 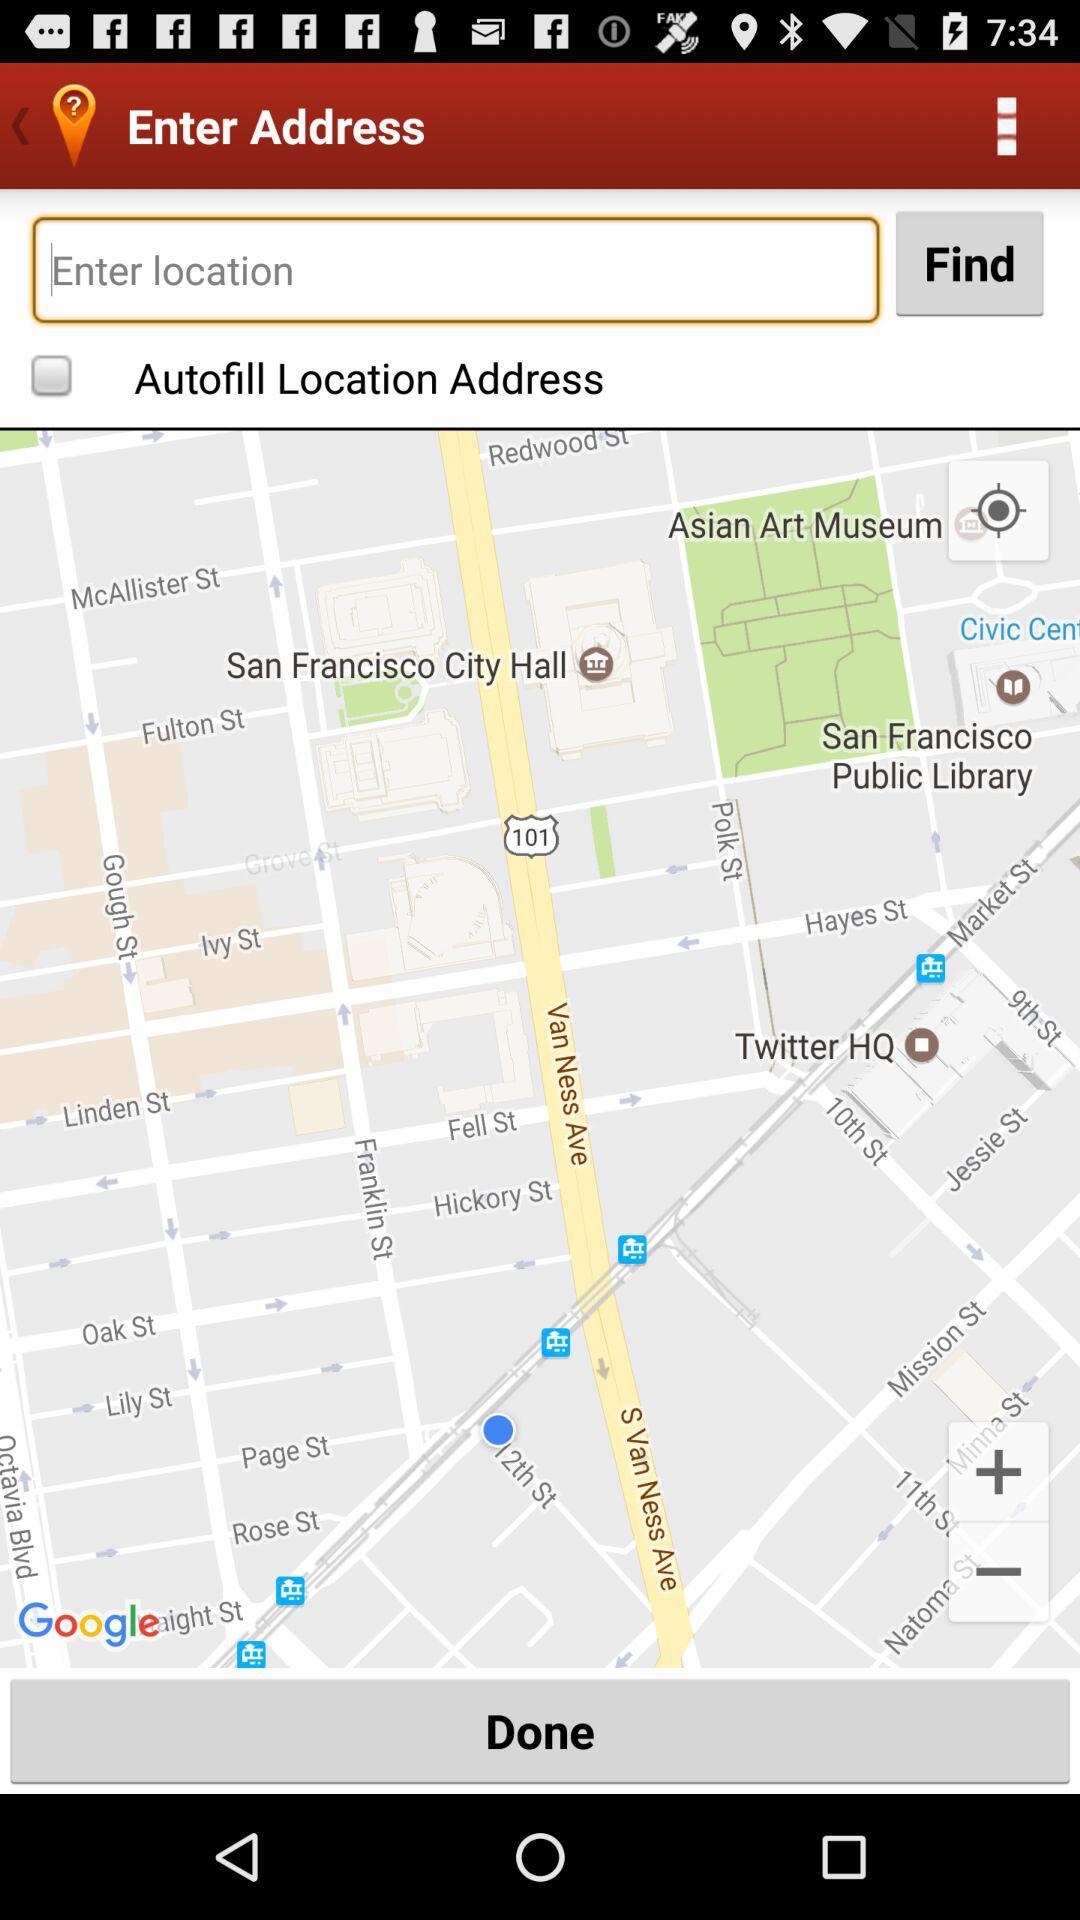 I want to click on the location_crosshair icon, so click(x=998, y=547).